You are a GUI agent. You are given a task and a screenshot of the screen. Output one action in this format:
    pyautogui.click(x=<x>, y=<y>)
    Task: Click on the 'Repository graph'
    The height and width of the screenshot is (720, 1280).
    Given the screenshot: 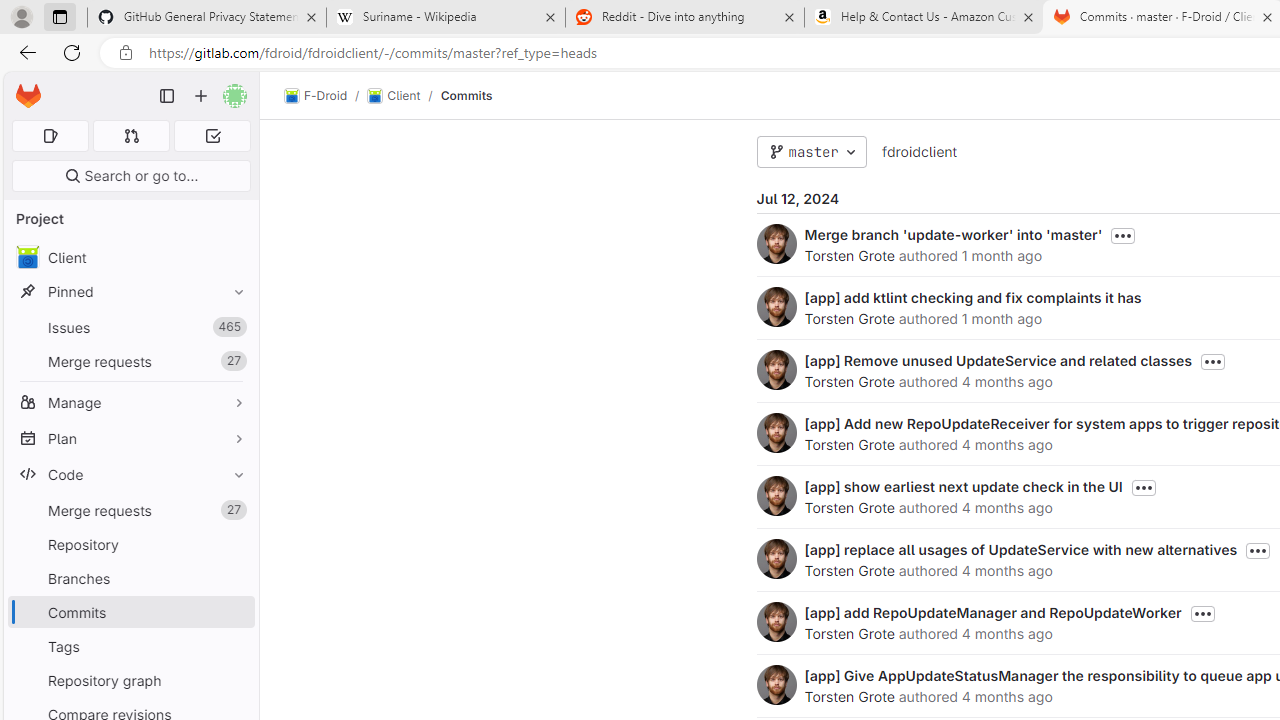 What is the action you would take?
    pyautogui.click(x=130, y=679)
    